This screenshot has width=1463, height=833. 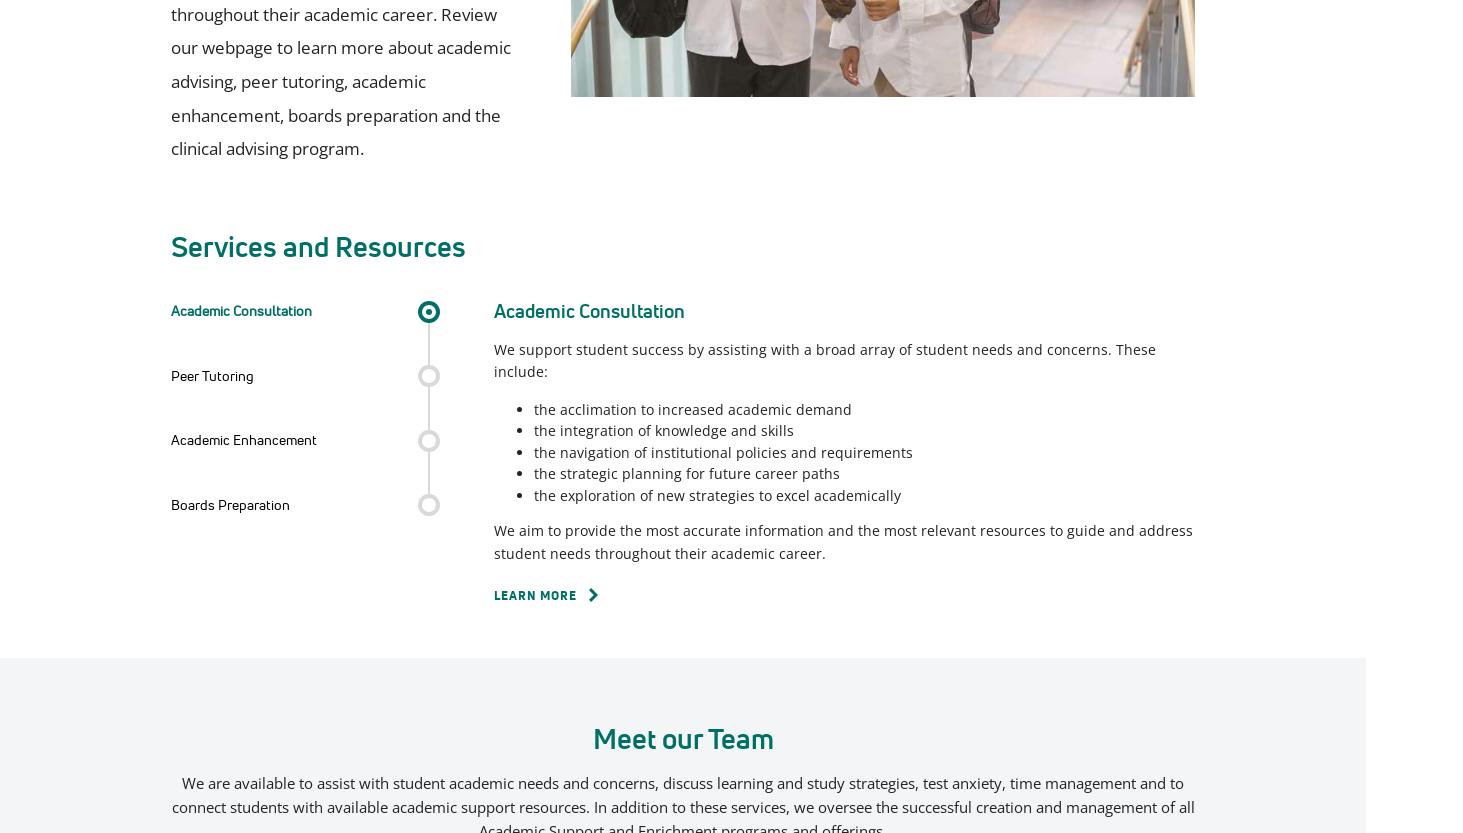 I want to click on 'Meet our Team', so click(x=681, y=738).